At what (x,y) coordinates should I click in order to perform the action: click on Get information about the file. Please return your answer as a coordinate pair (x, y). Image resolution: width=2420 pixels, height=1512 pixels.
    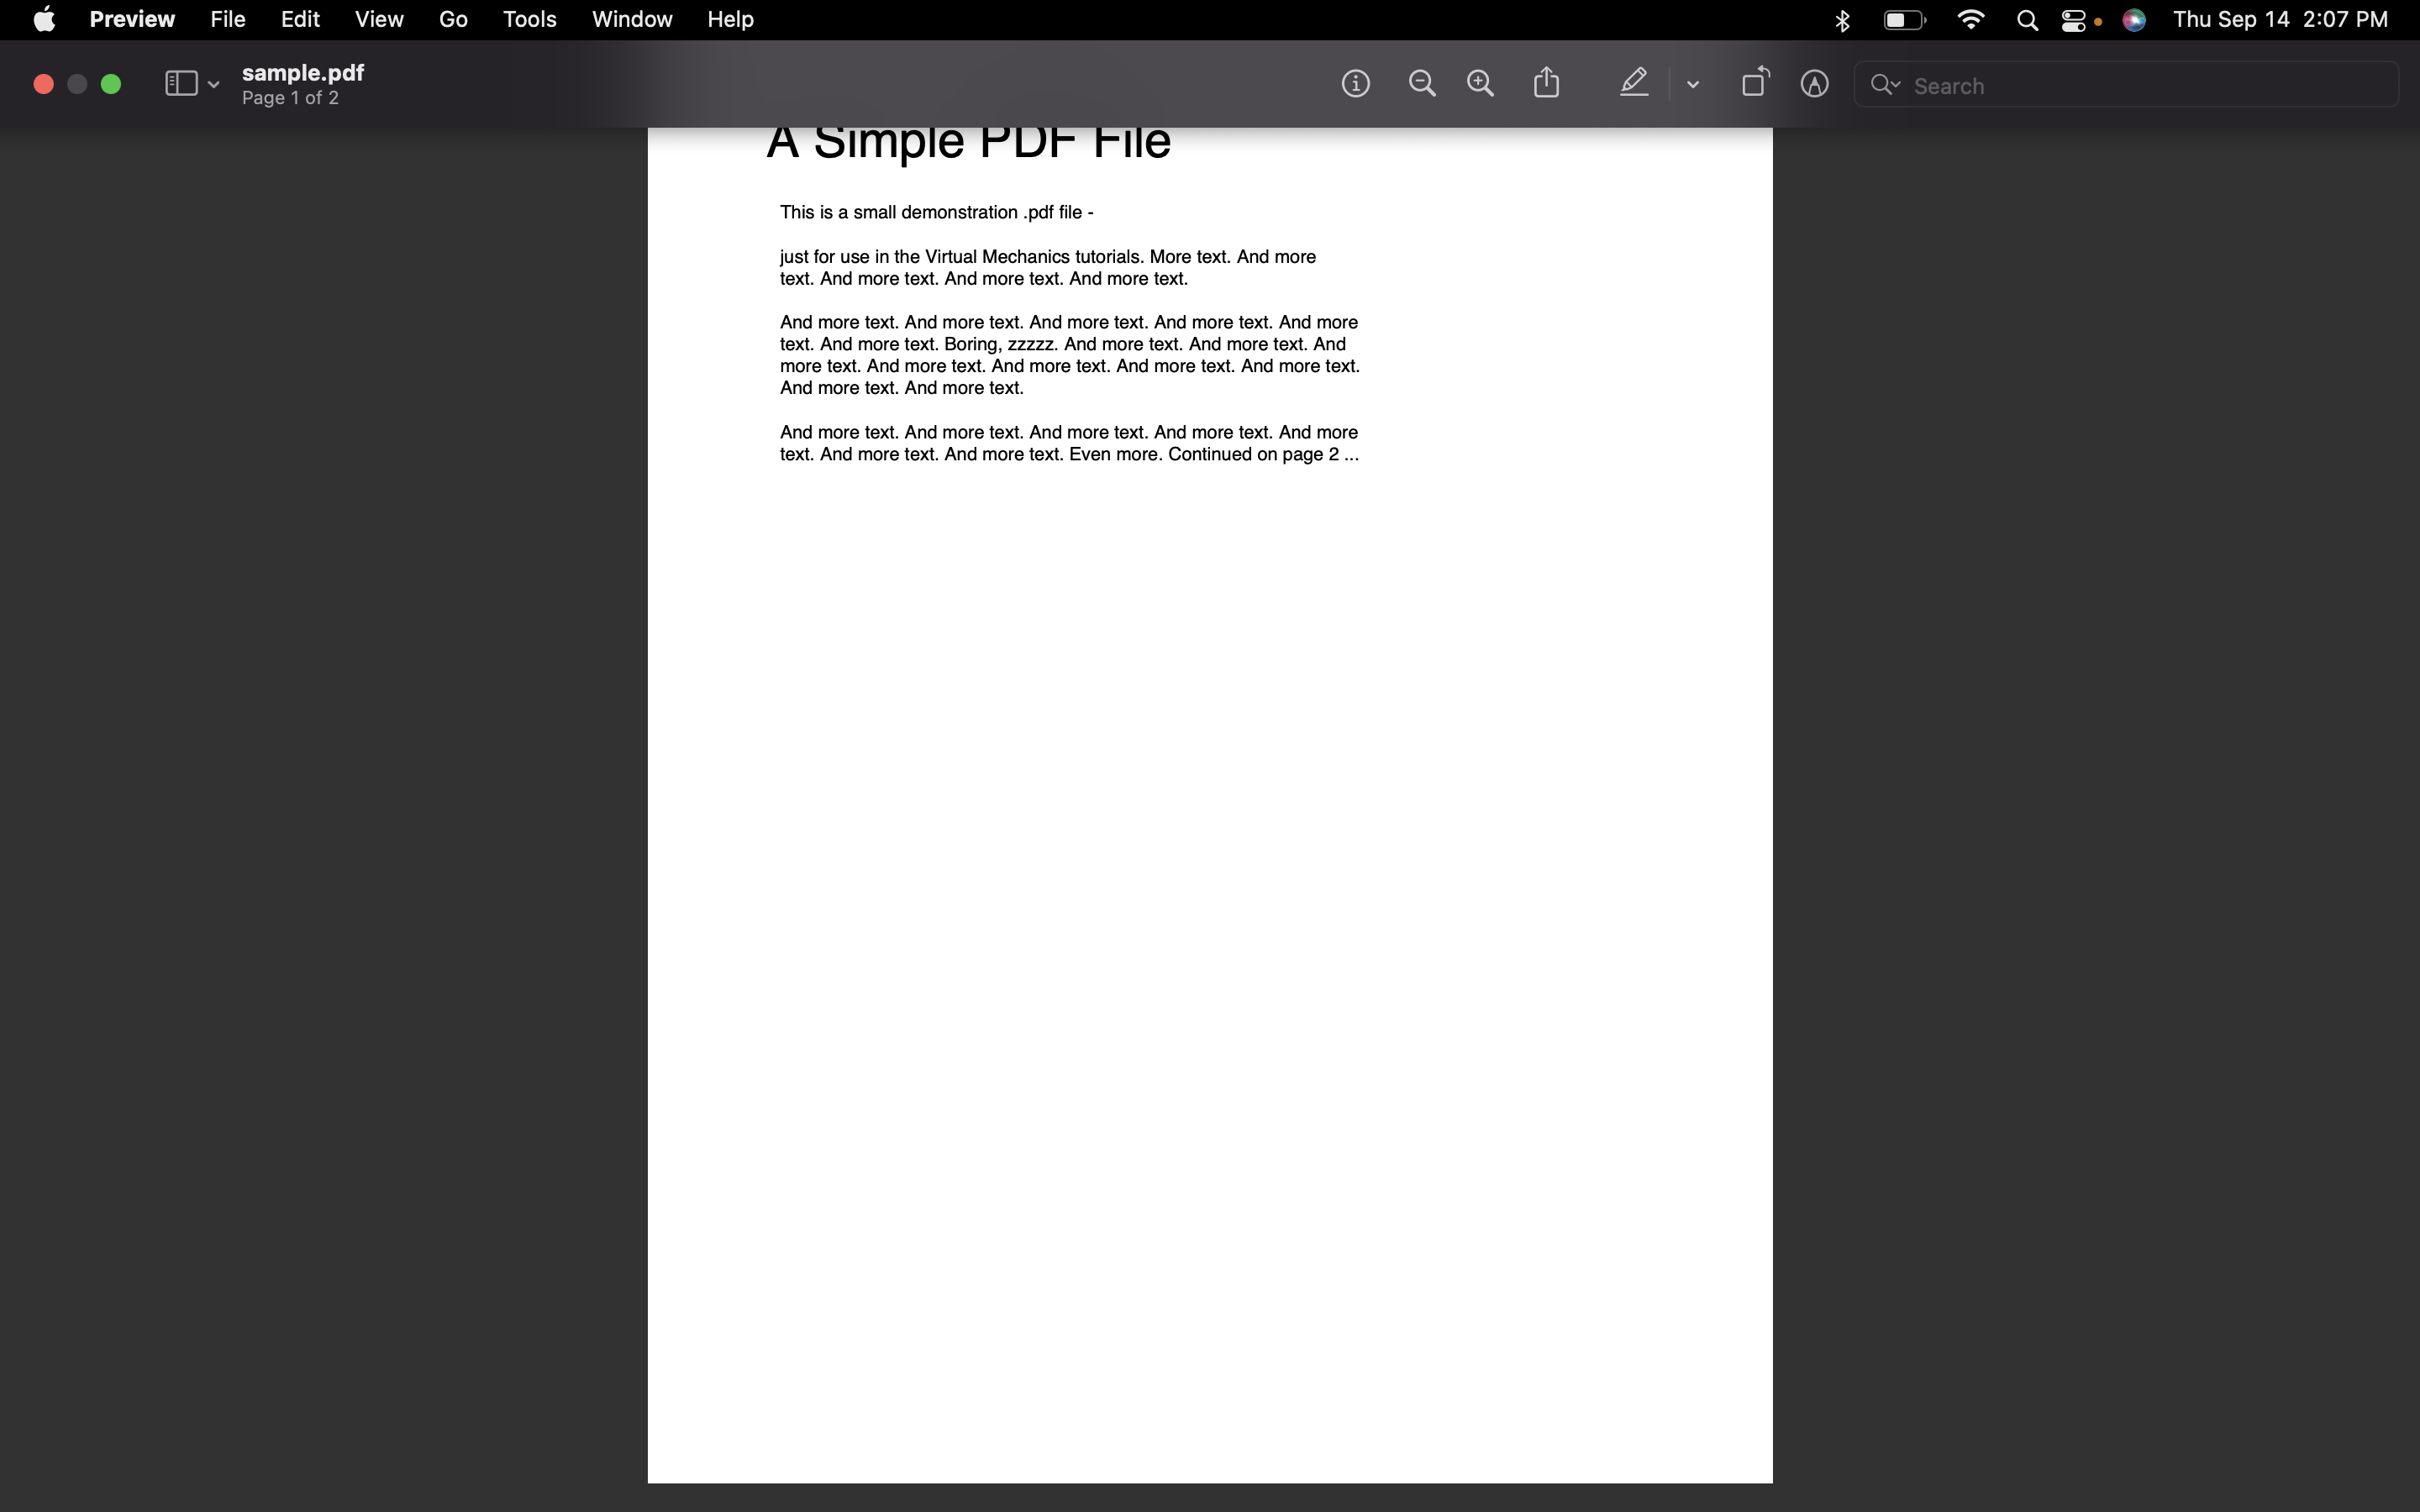
    Looking at the image, I should click on (1355, 81).